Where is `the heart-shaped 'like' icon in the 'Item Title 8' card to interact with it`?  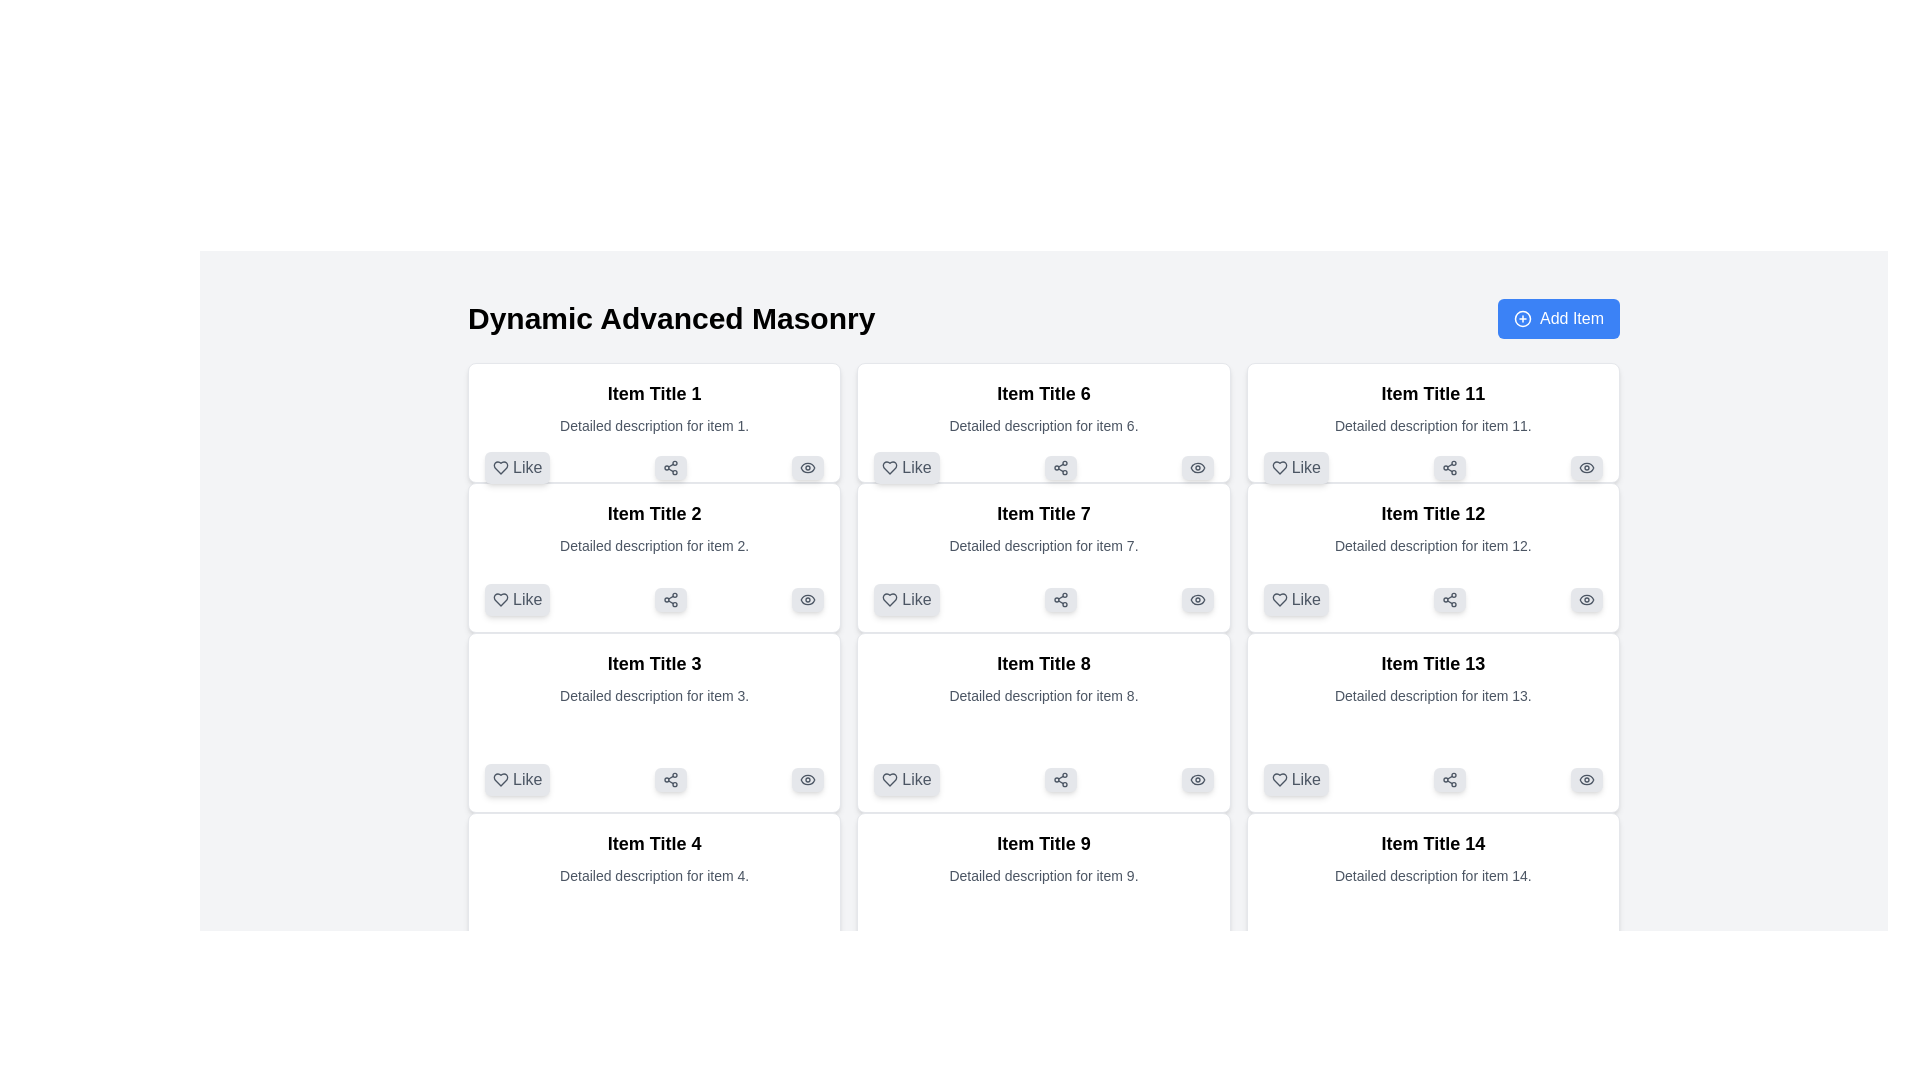 the heart-shaped 'like' icon in the 'Item Title 8' card to interact with it is located at coordinates (889, 778).